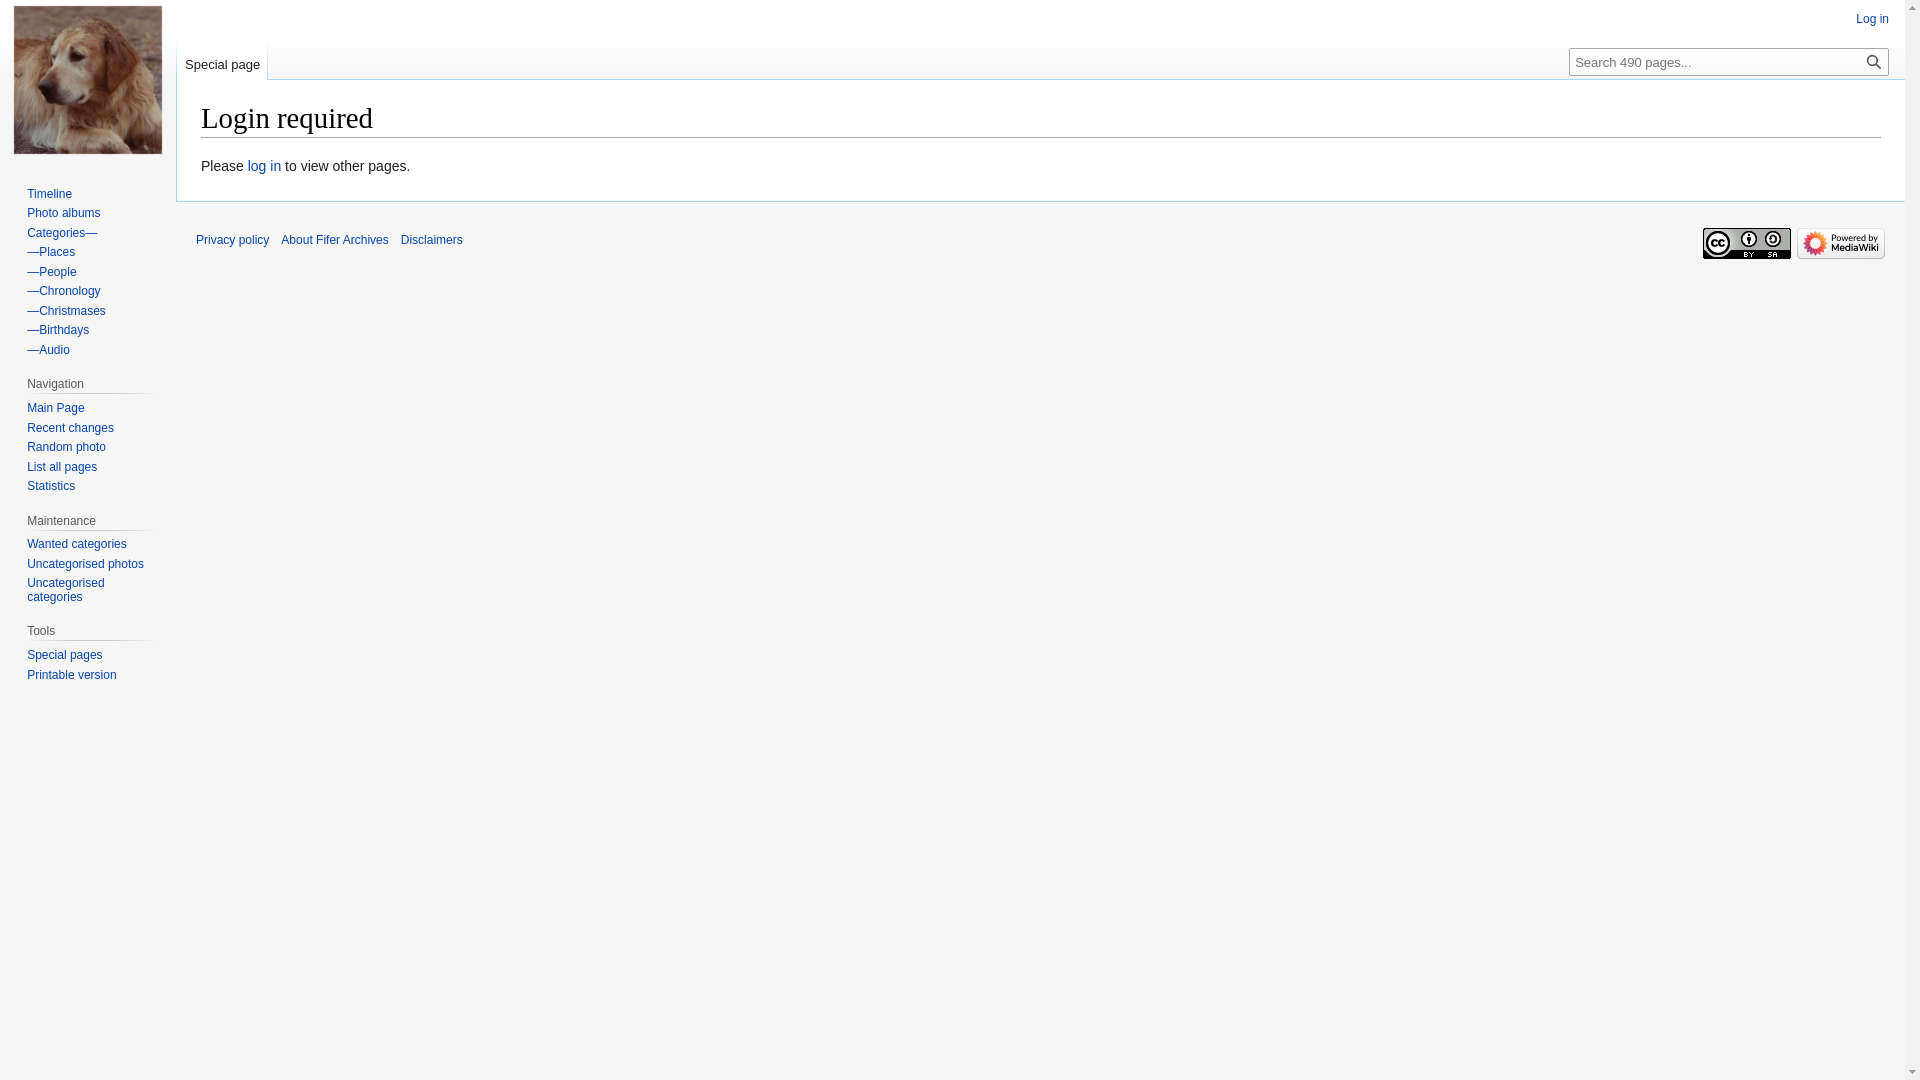 The width and height of the screenshot is (1920, 1080). Describe the element at coordinates (71, 675) in the screenshot. I see `'Printable version'` at that location.